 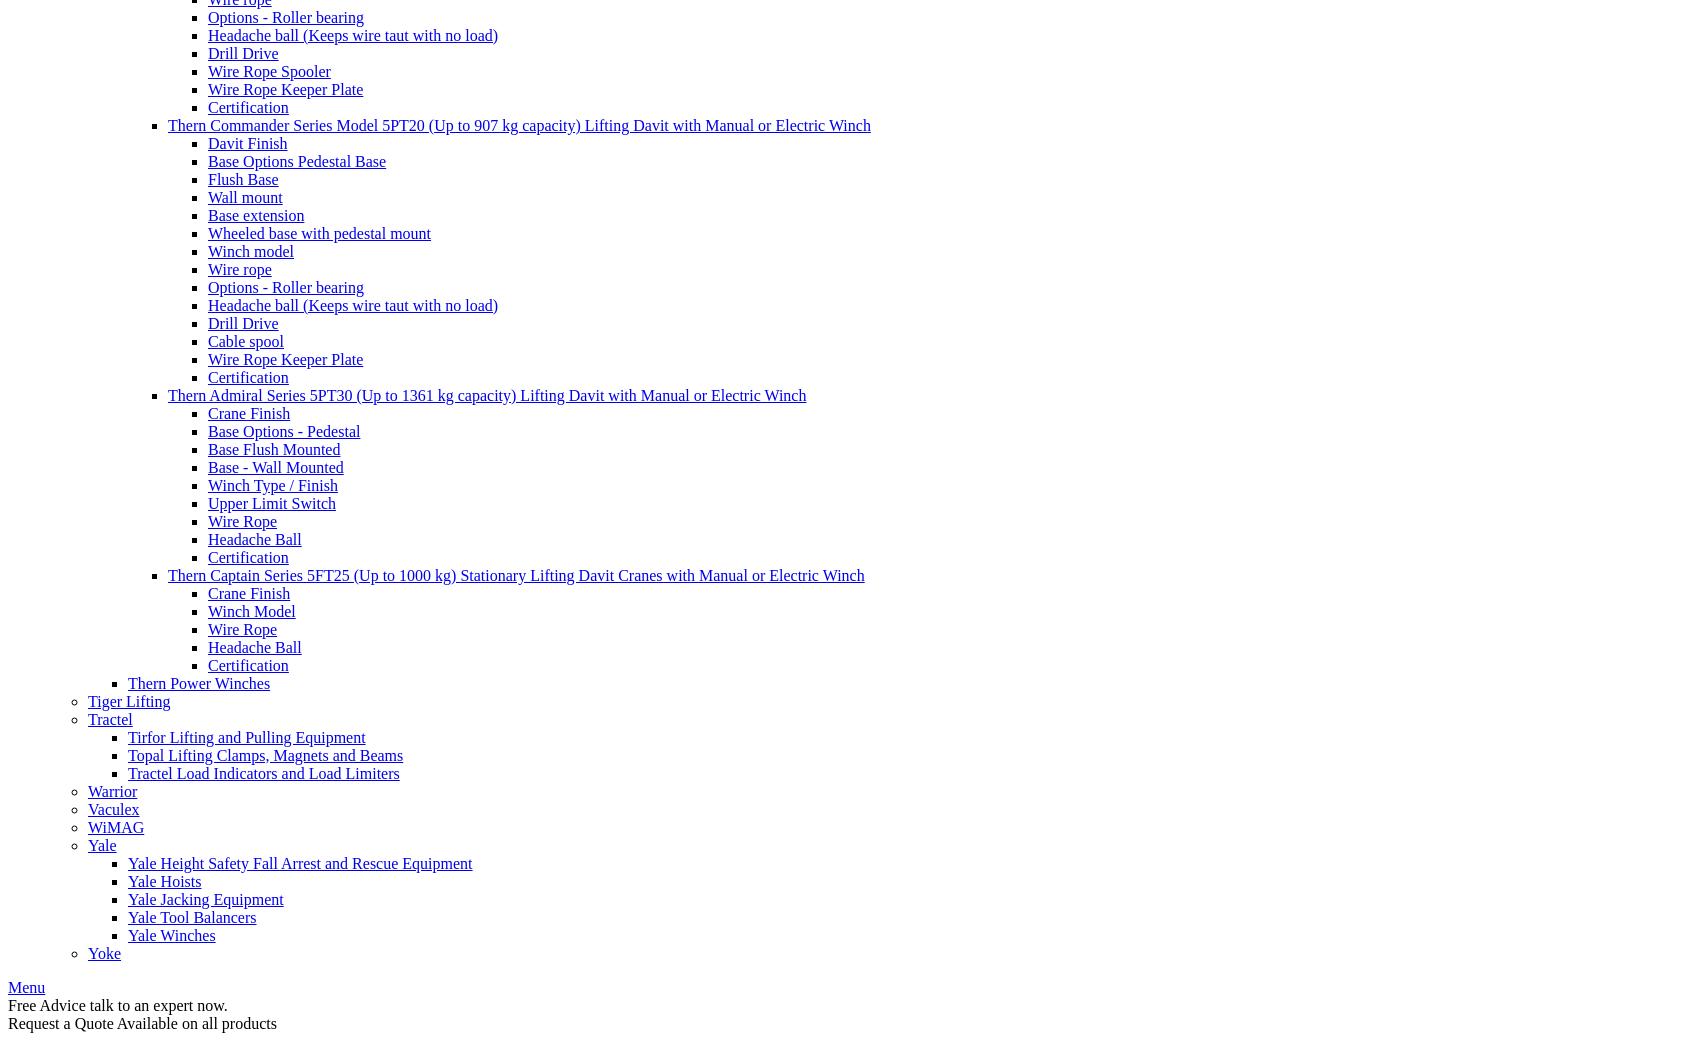 I want to click on 'Base - Wall Mounted', so click(x=275, y=465).